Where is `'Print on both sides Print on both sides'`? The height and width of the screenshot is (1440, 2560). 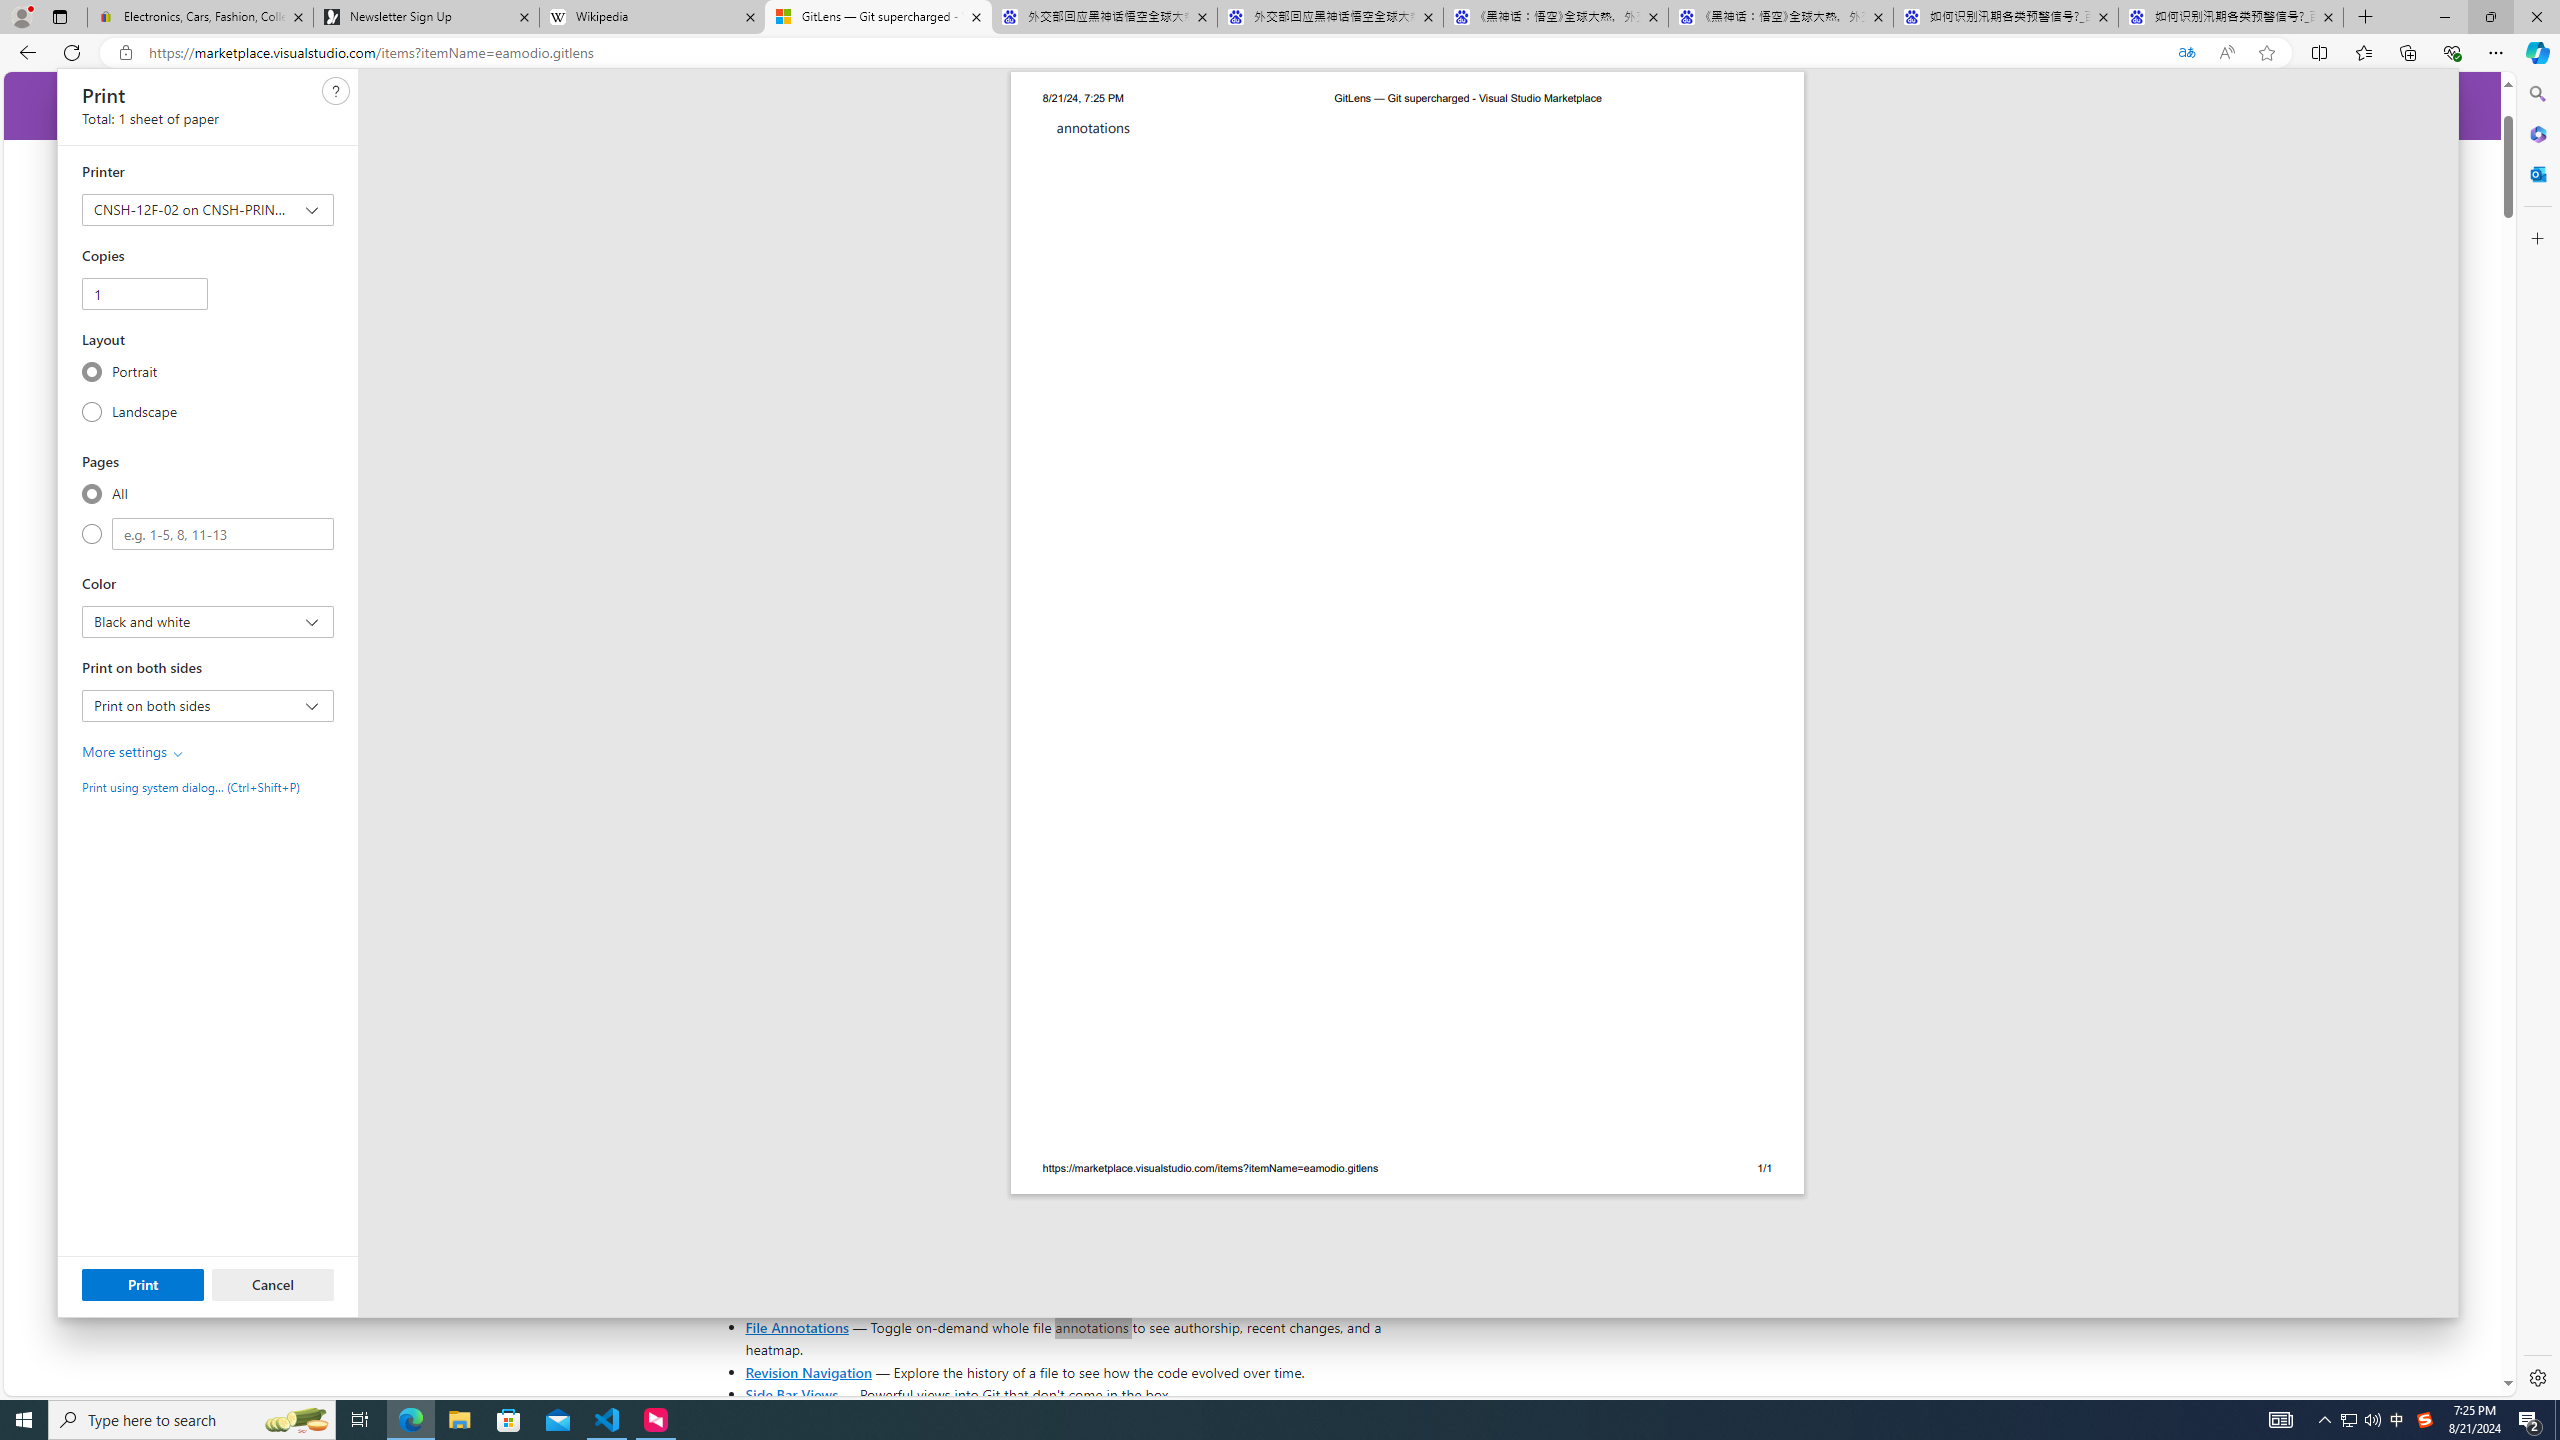
'Print on both sides Print on both sides' is located at coordinates (207, 704).